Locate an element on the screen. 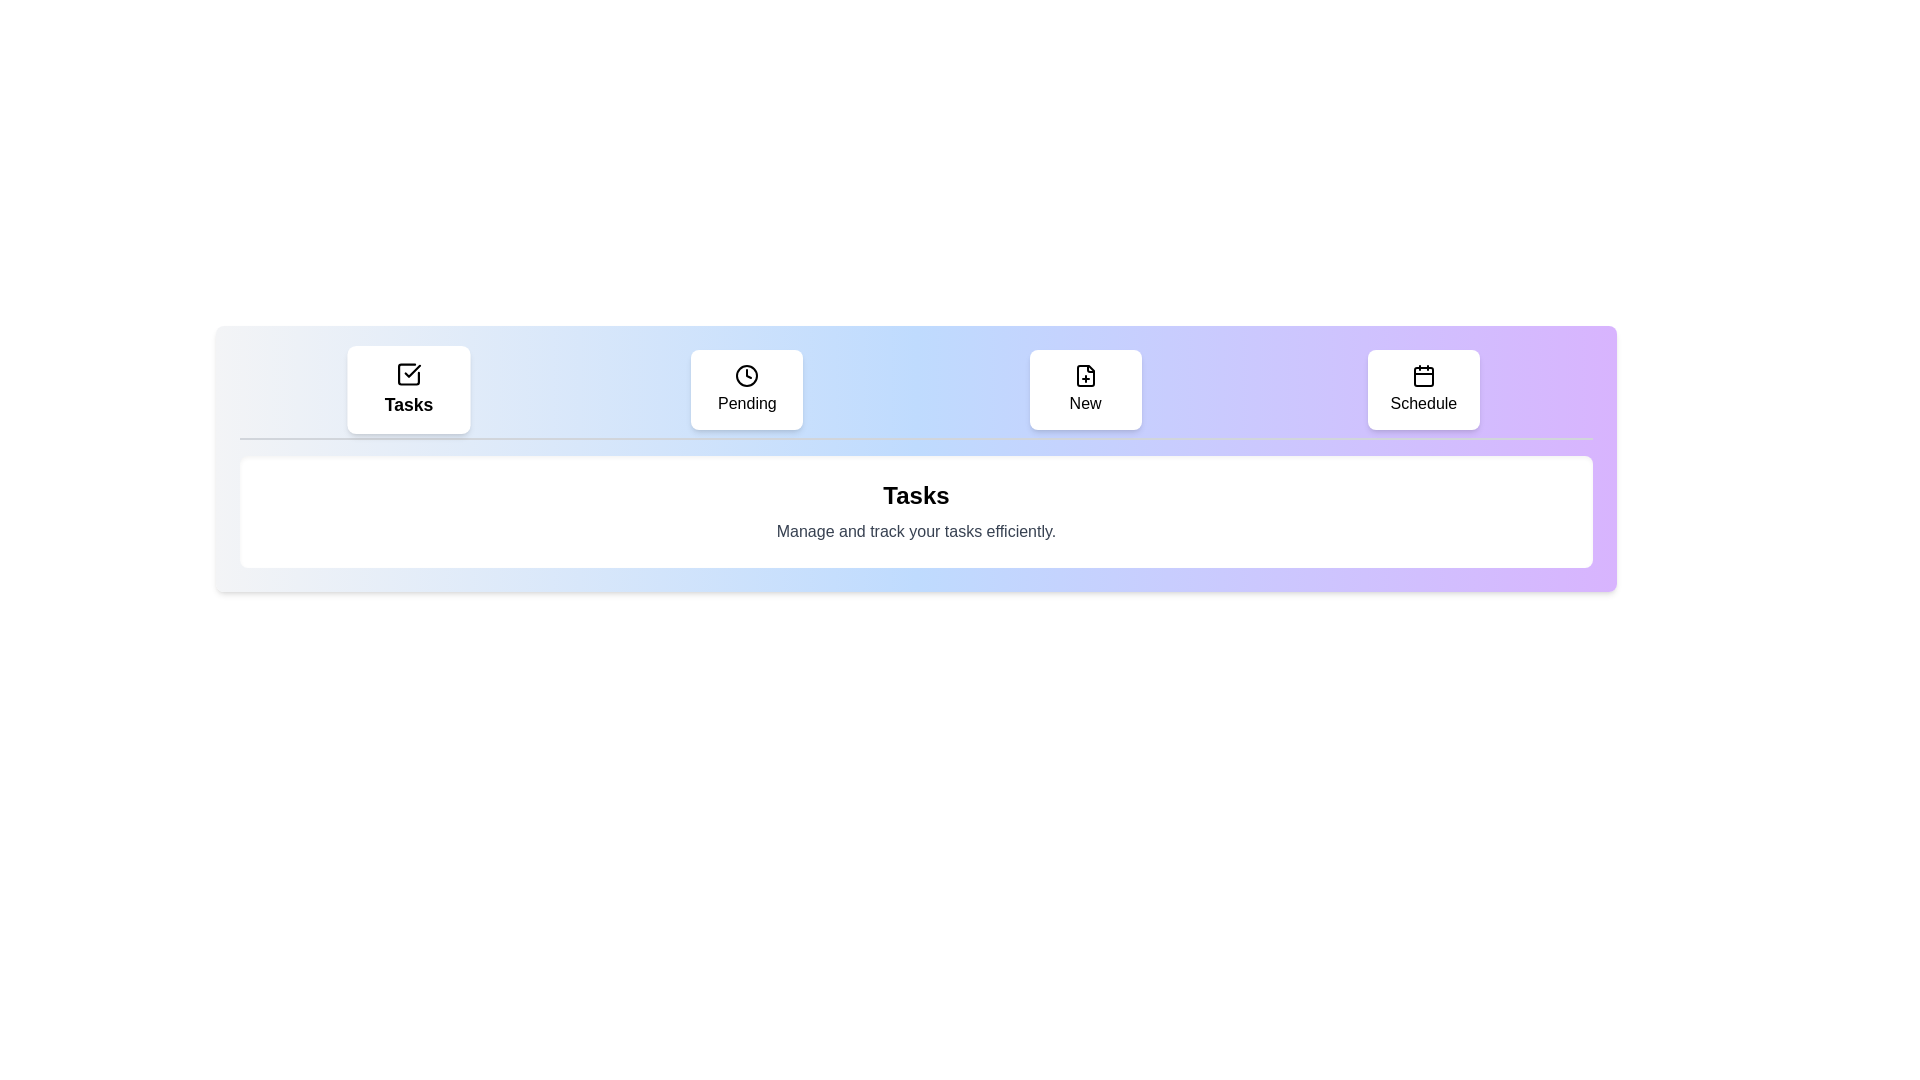  the tab labeled Tasks to observe its hover effect is located at coordinates (408, 389).